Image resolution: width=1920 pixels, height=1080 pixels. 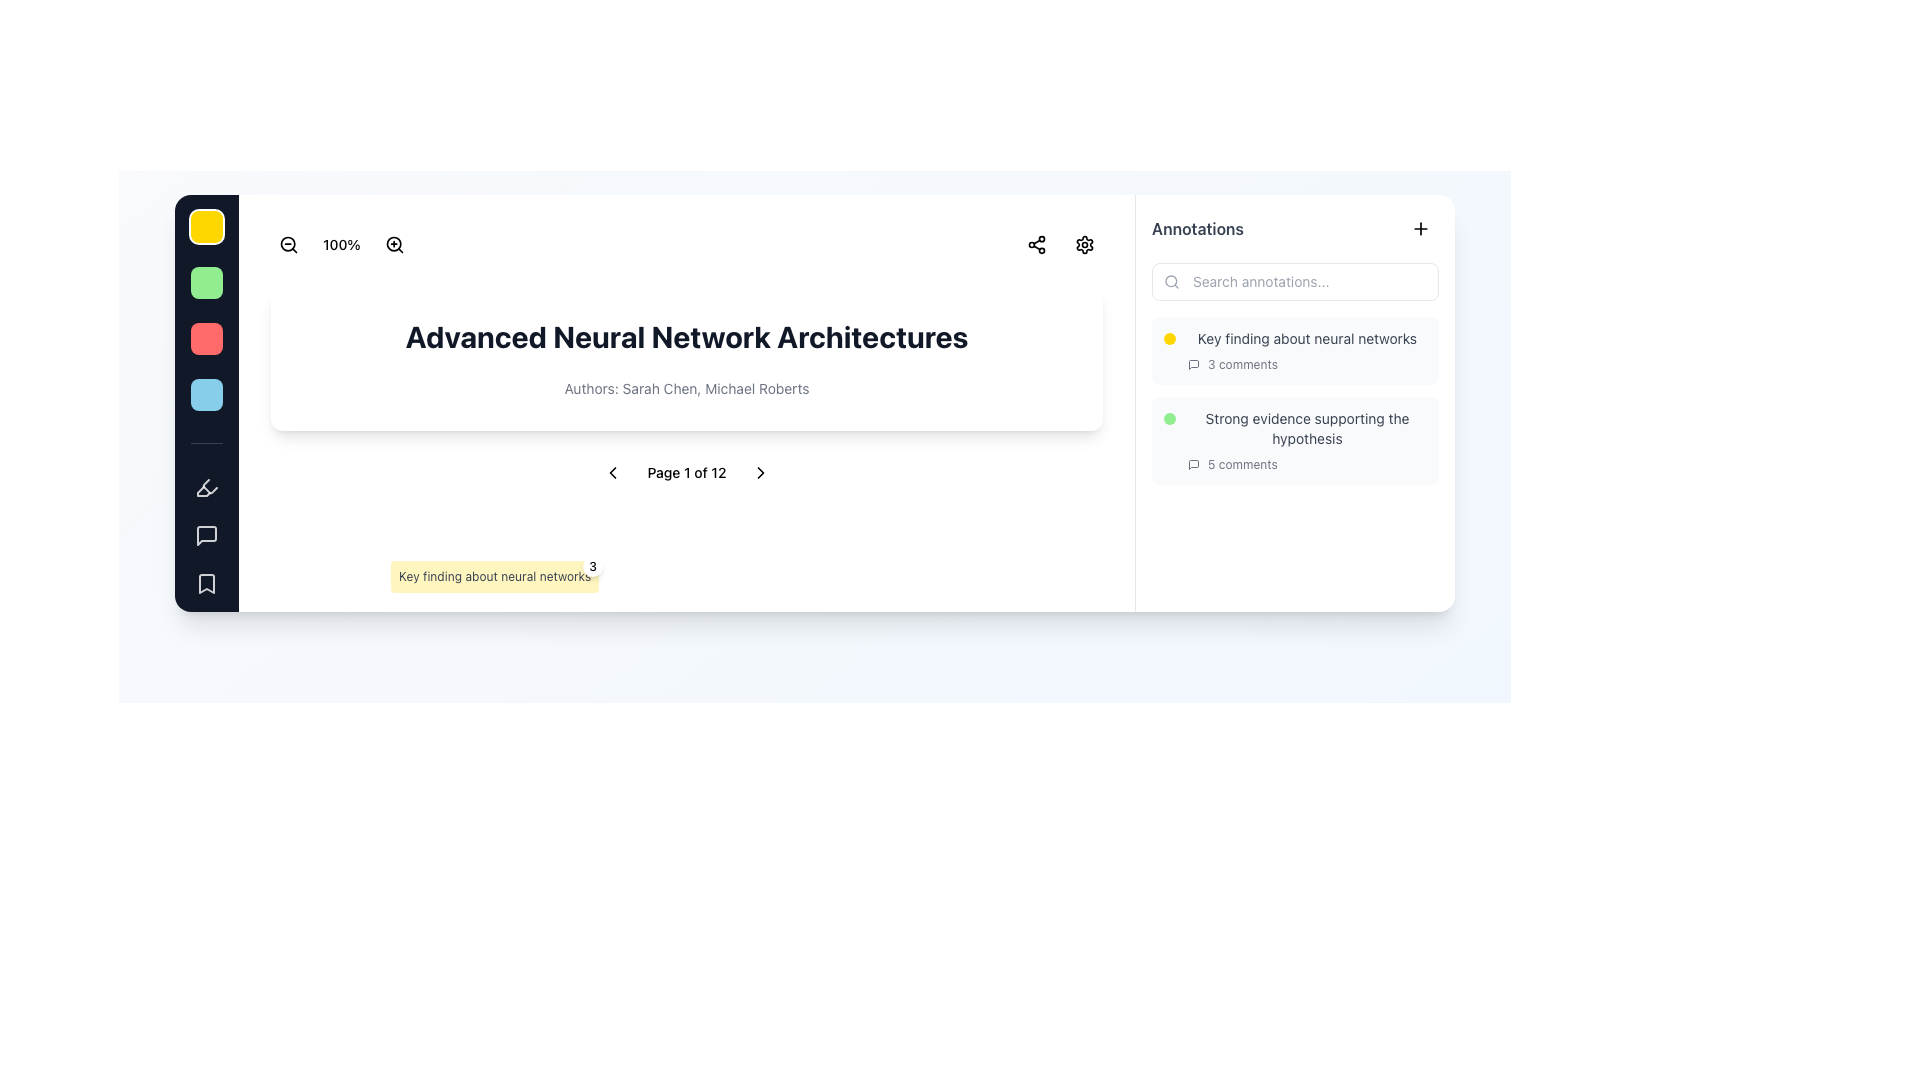 I want to click on the main title text display regarding advanced neural networks, which is located in the upper-central part of the interface, above the authors' text, so click(x=686, y=335).